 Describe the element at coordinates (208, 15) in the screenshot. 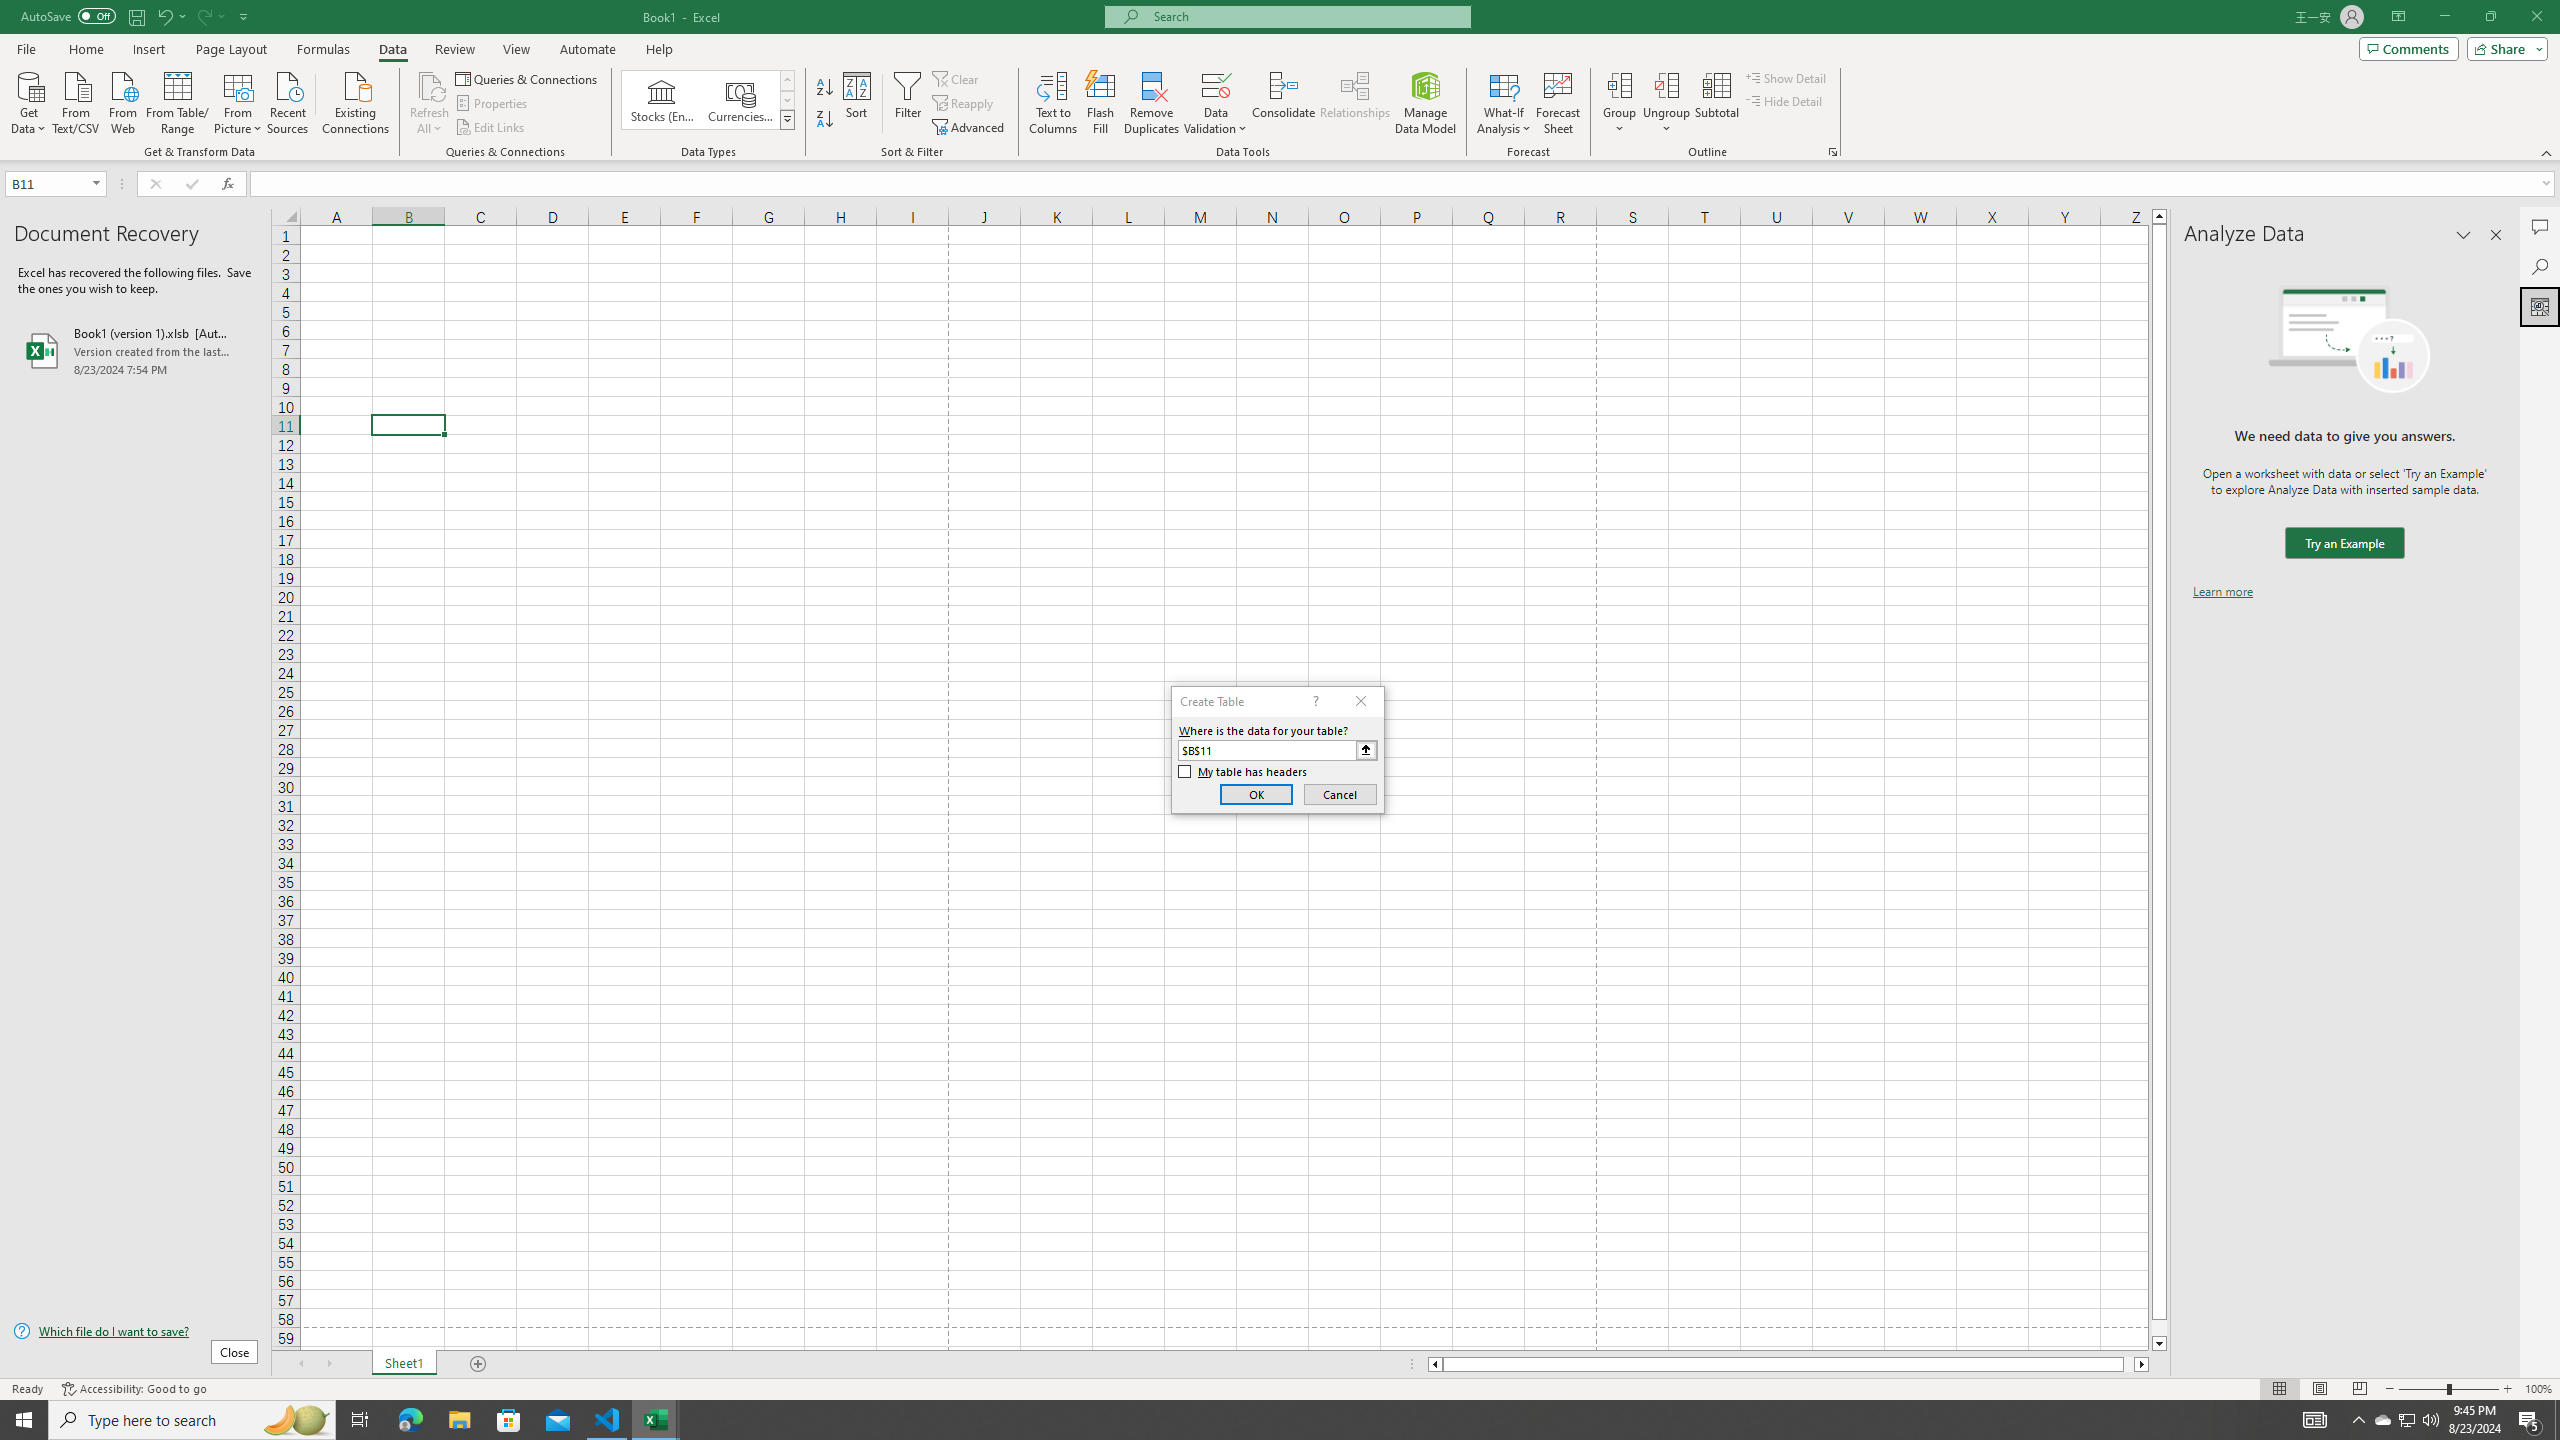

I see `'Redo'` at that location.